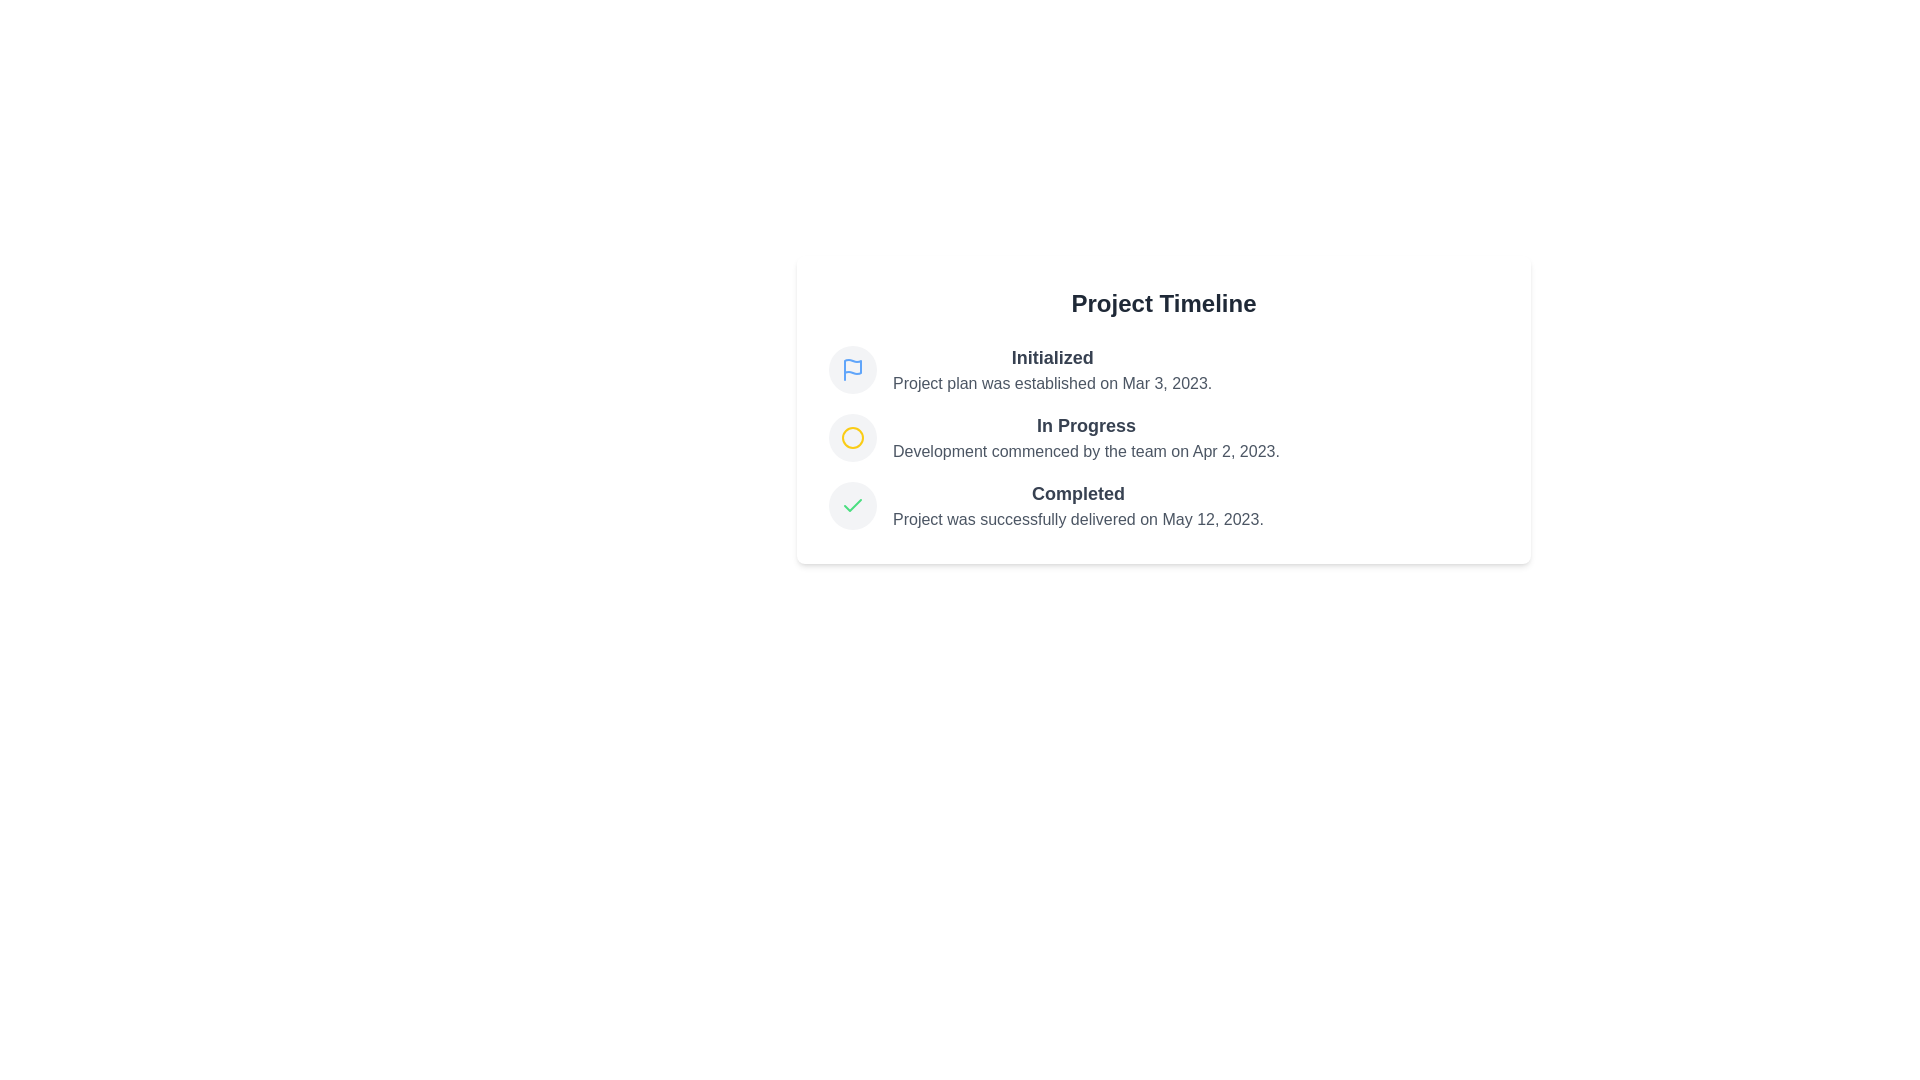 The width and height of the screenshot is (1920, 1080). Describe the element at coordinates (1163, 437) in the screenshot. I see `text content of the Structured text component that displays project status updates, including labels and descriptions` at that location.